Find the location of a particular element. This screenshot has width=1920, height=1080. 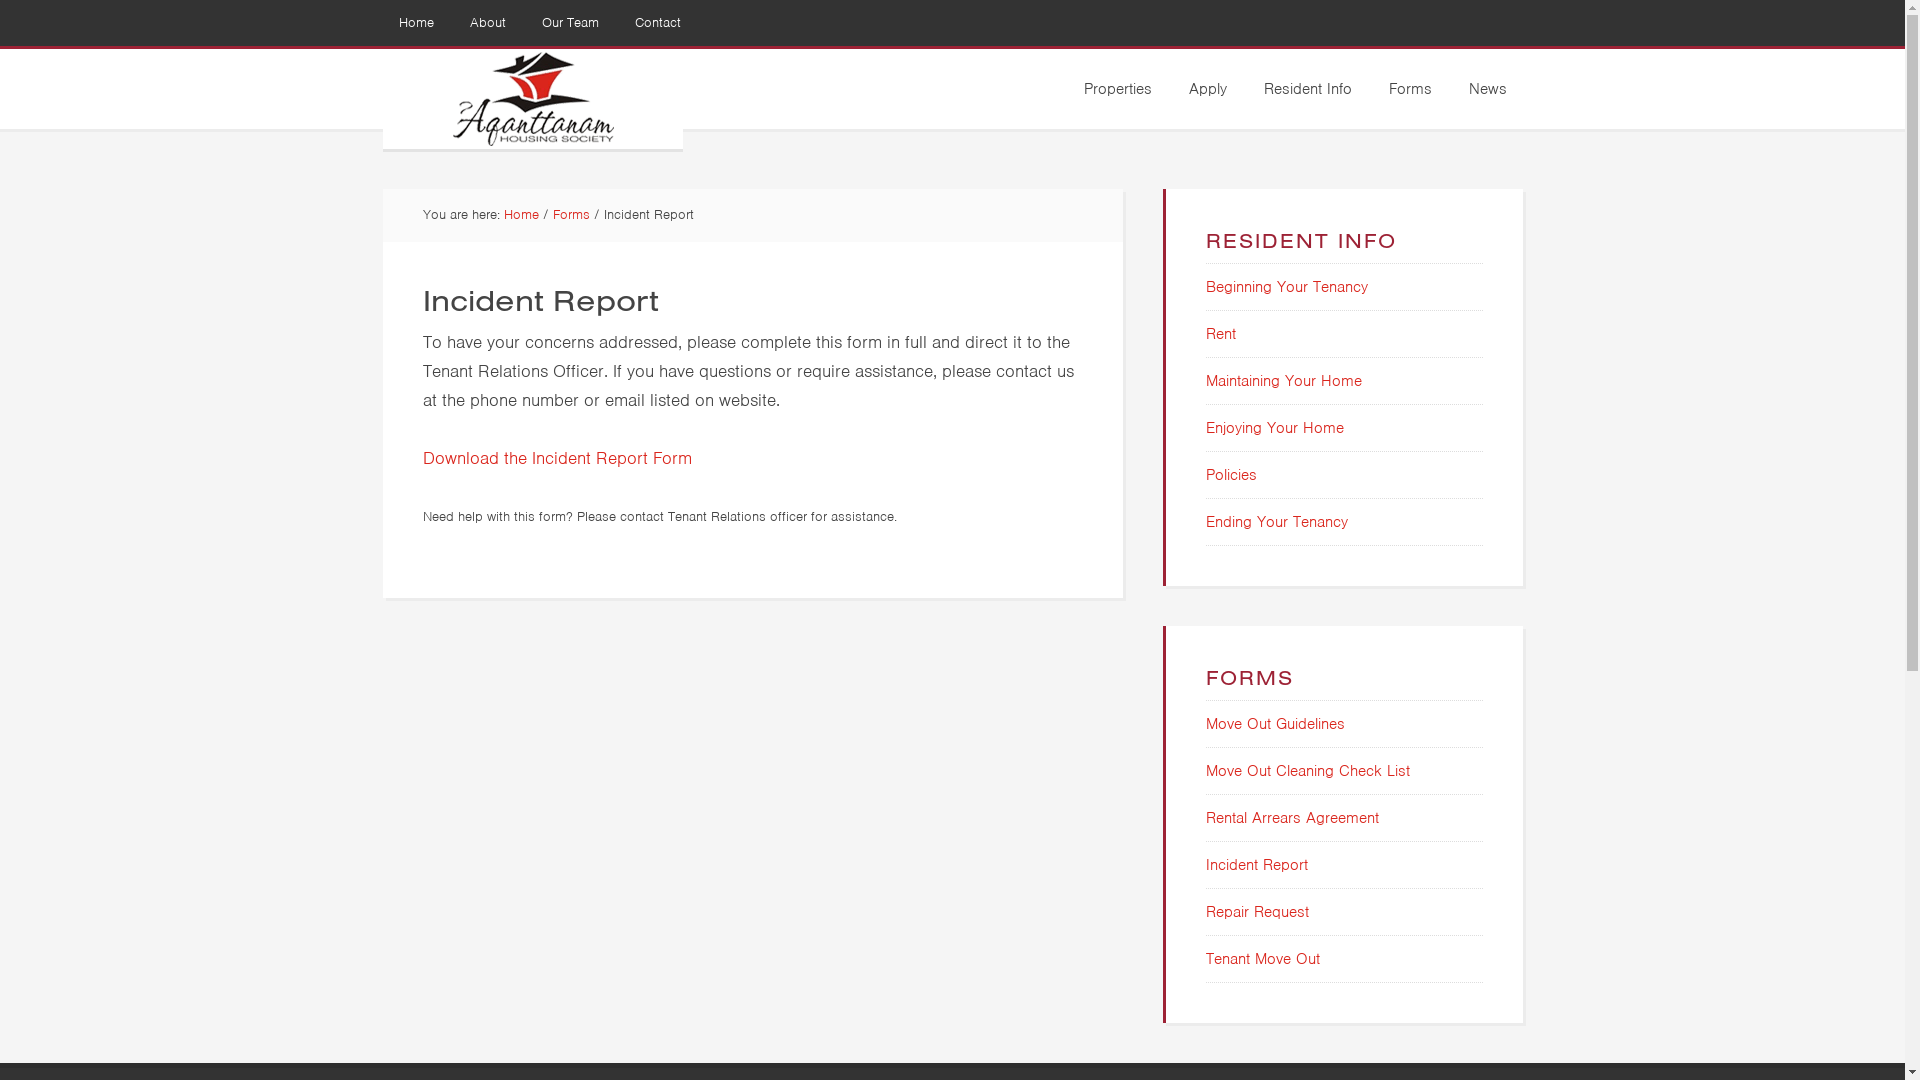

'Rental Arrears Agreement' is located at coordinates (1292, 817).